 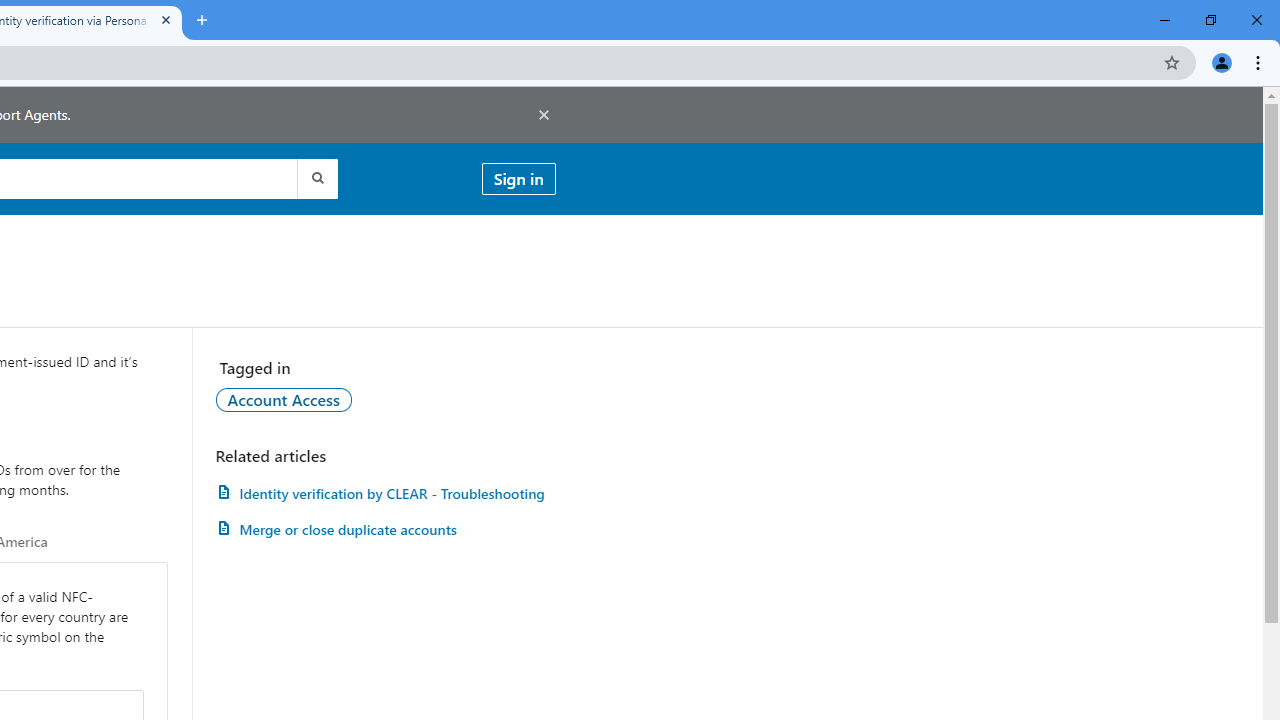 I want to click on 'AutomationID: topic-link-a151002', so click(x=282, y=399).